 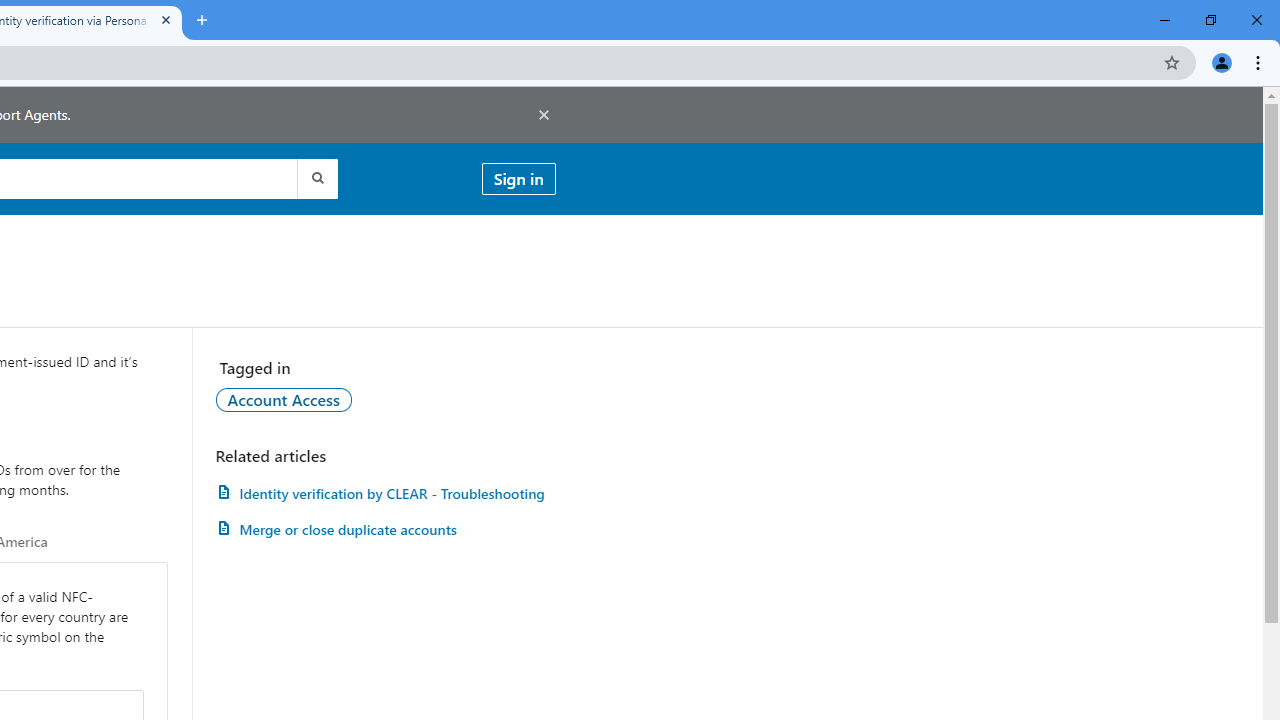 I want to click on 'AutomationID: topic-link-a151002', so click(x=282, y=399).